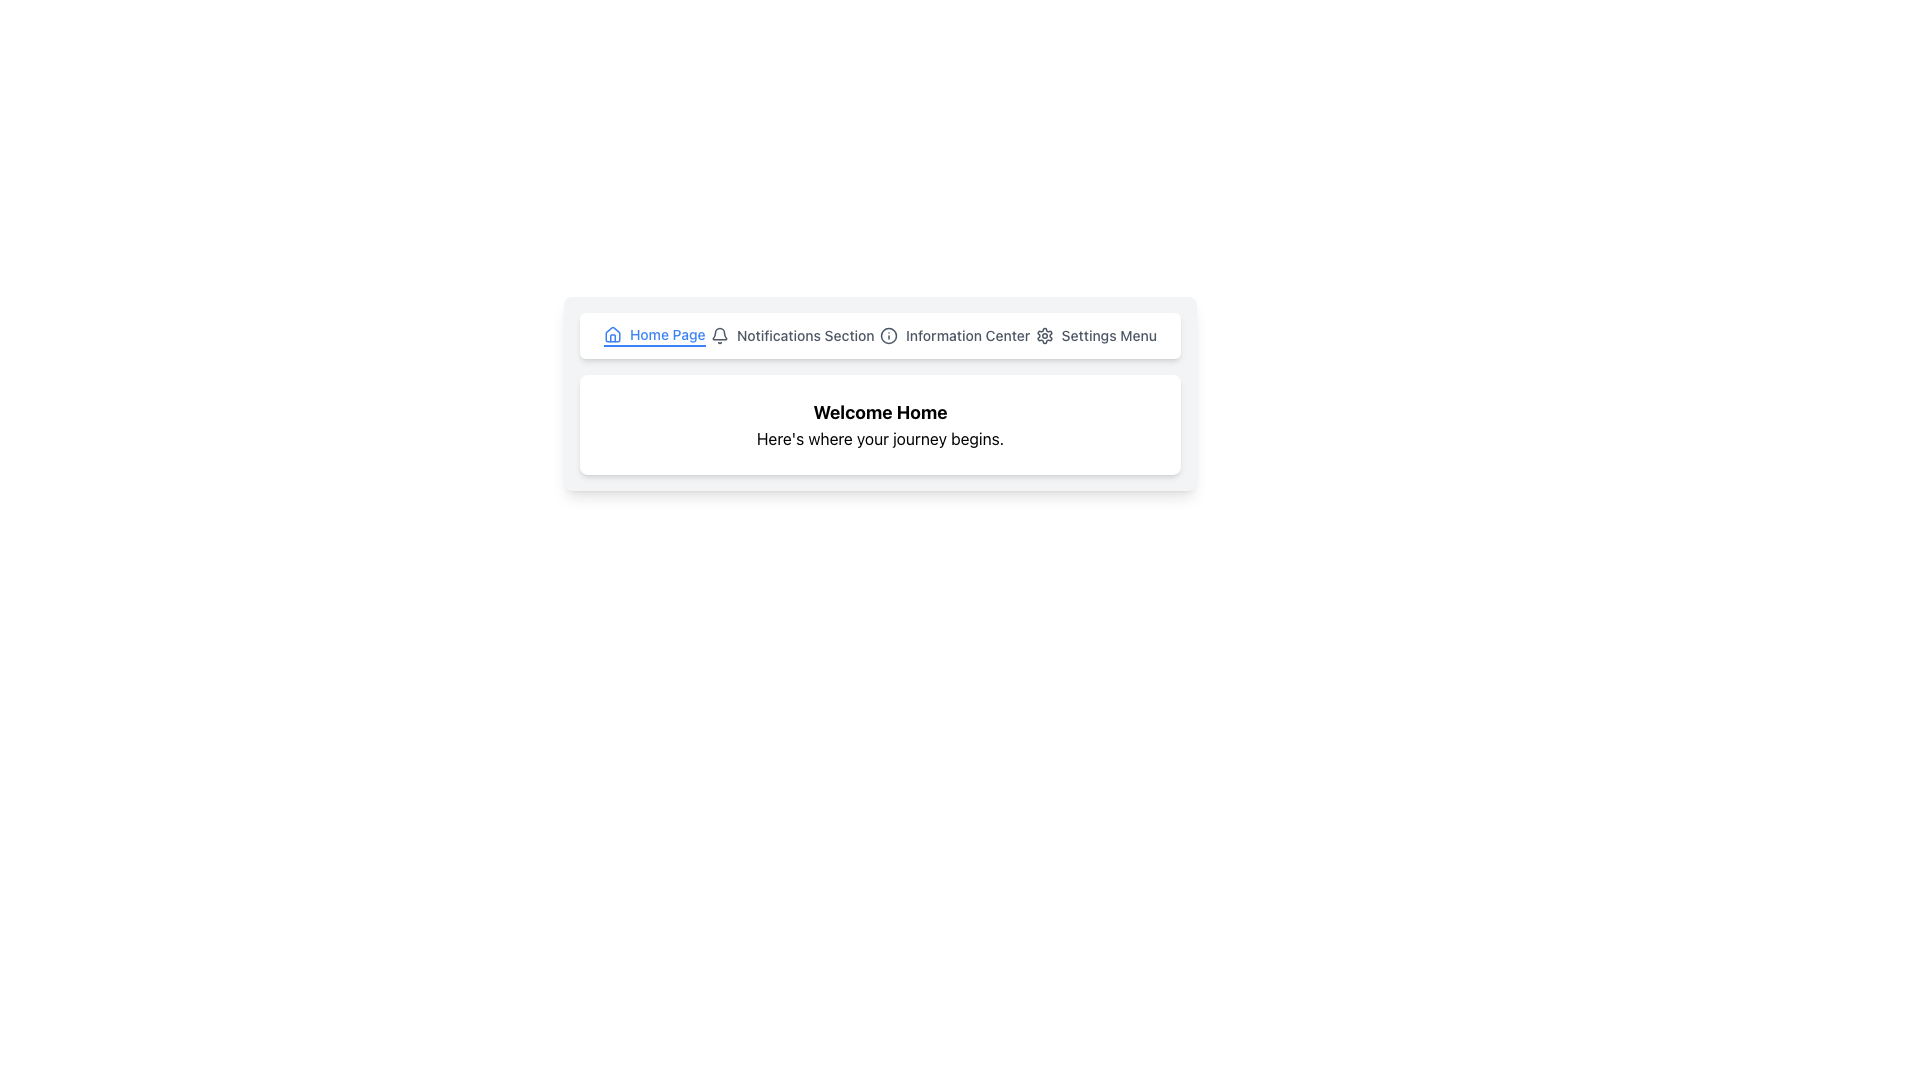 Image resolution: width=1920 pixels, height=1080 pixels. What do you see at coordinates (968, 334) in the screenshot?
I see `the third text label in the navigation bar, which serves as a link to the information center, to trigger a tooltip` at bounding box center [968, 334].